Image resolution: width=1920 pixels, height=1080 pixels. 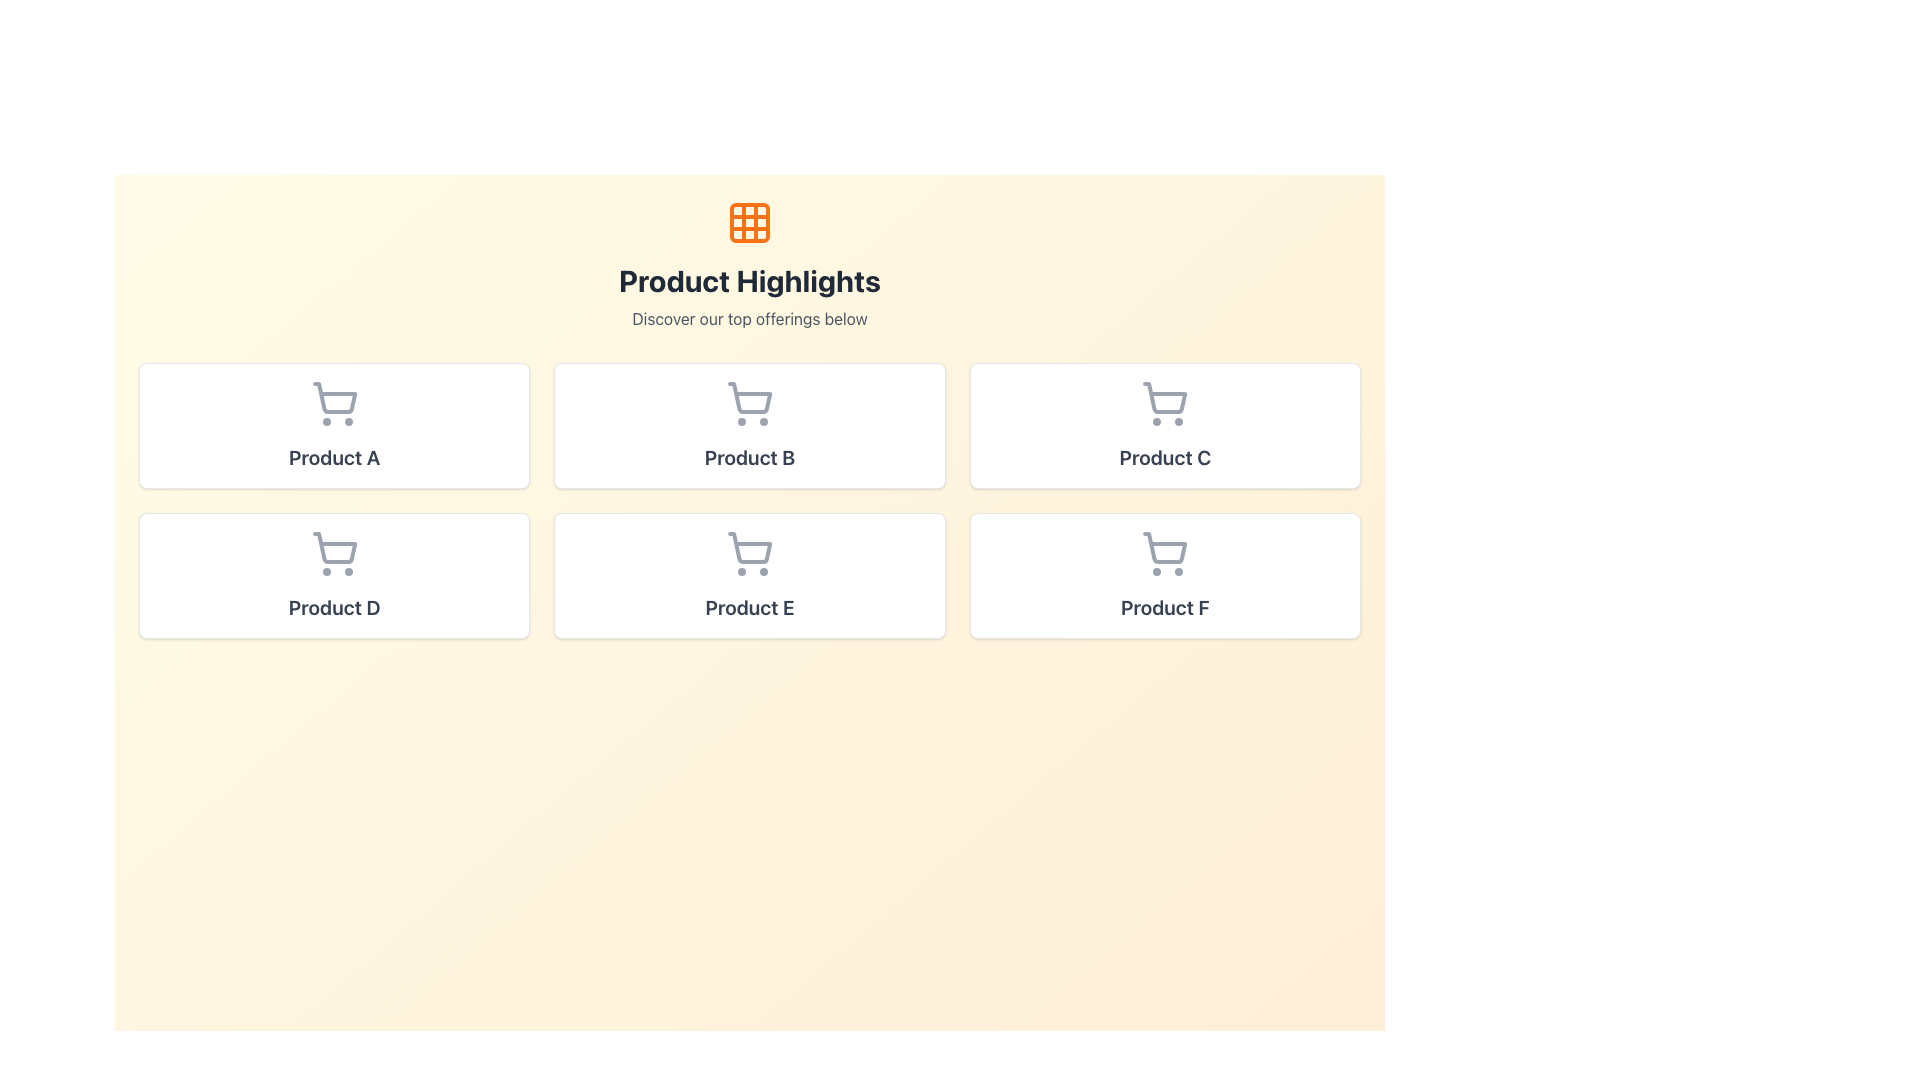 What do you see at coordinates (334, 548) in the screenshot?
I see `the shopping cart icon in the 'Product Highlights' section, located in the second row and first column of the grid layout, to interact with its functionality` at bounding box center [334, 548].